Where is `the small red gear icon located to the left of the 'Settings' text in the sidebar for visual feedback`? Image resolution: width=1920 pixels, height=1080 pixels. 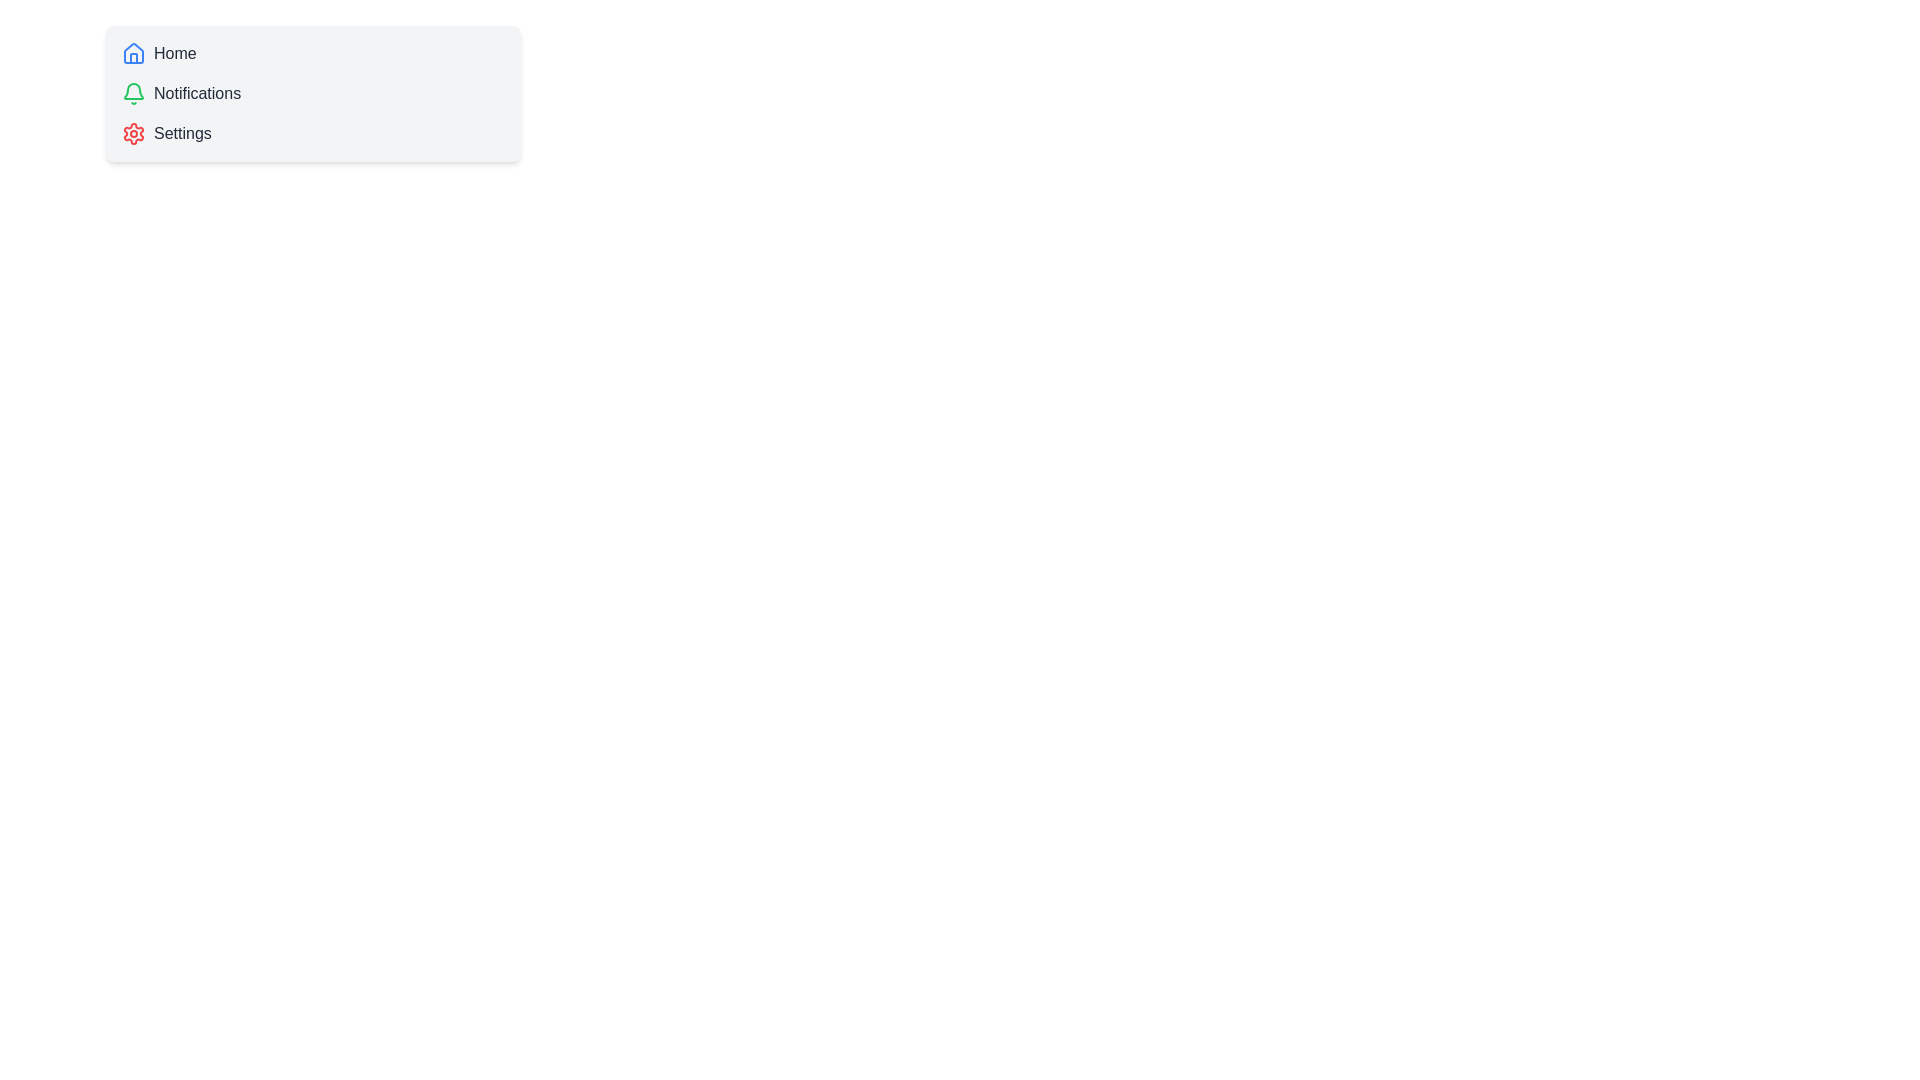
the small red gear icon located to the left of the 'Settings' text in the sidebar for visual feedback is located at coordinates (133, 134).